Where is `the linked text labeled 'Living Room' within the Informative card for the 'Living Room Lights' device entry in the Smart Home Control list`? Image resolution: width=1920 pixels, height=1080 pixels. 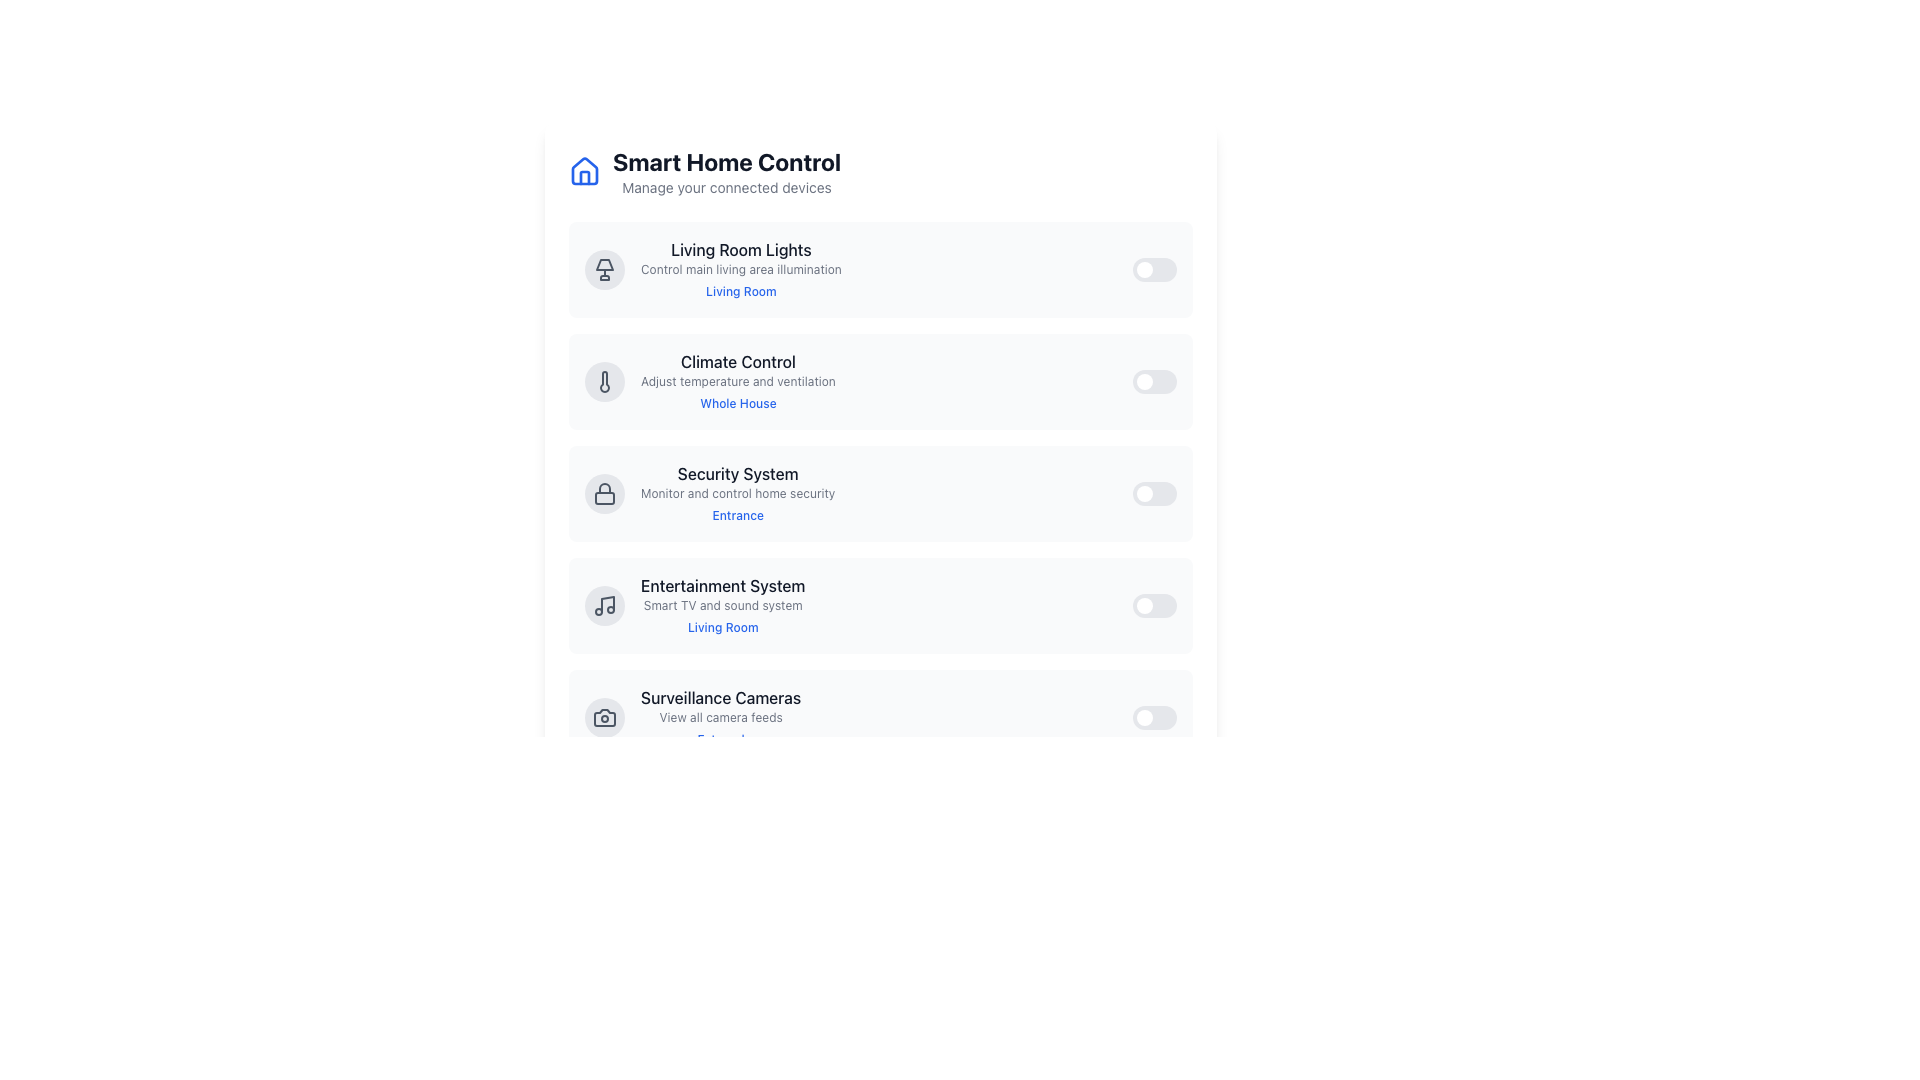 the linked text labeled 'Living Room' within the Informative card for the 'Living Room Lights' device entry in the Smart Home Control list is located at coordinates (713, 270).